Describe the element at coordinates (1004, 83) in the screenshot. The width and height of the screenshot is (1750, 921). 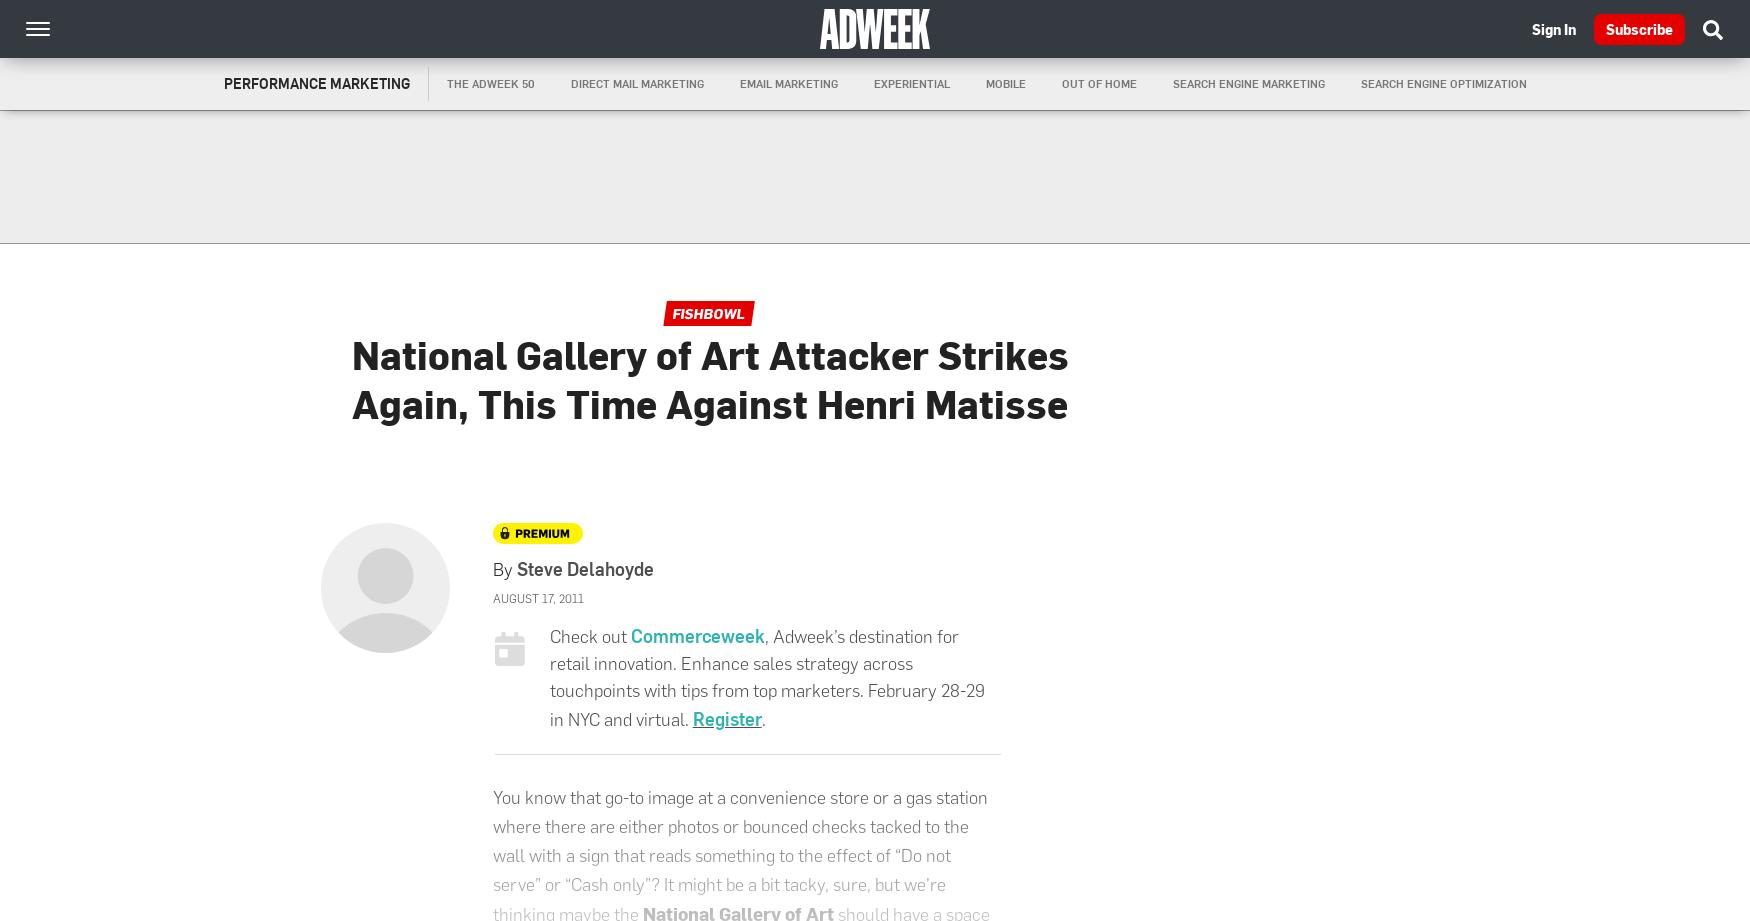
I see `'Mobile'` at that location.